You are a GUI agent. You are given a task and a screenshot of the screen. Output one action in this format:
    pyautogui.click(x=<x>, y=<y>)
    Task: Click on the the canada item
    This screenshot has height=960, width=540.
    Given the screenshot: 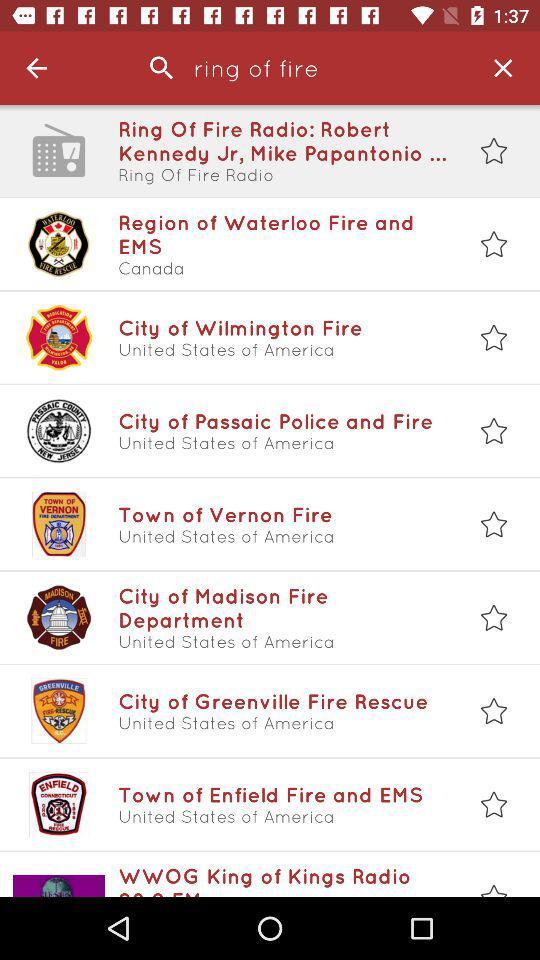 What is the action you would take?
    pyautogui.click(x=282, y=267)
    